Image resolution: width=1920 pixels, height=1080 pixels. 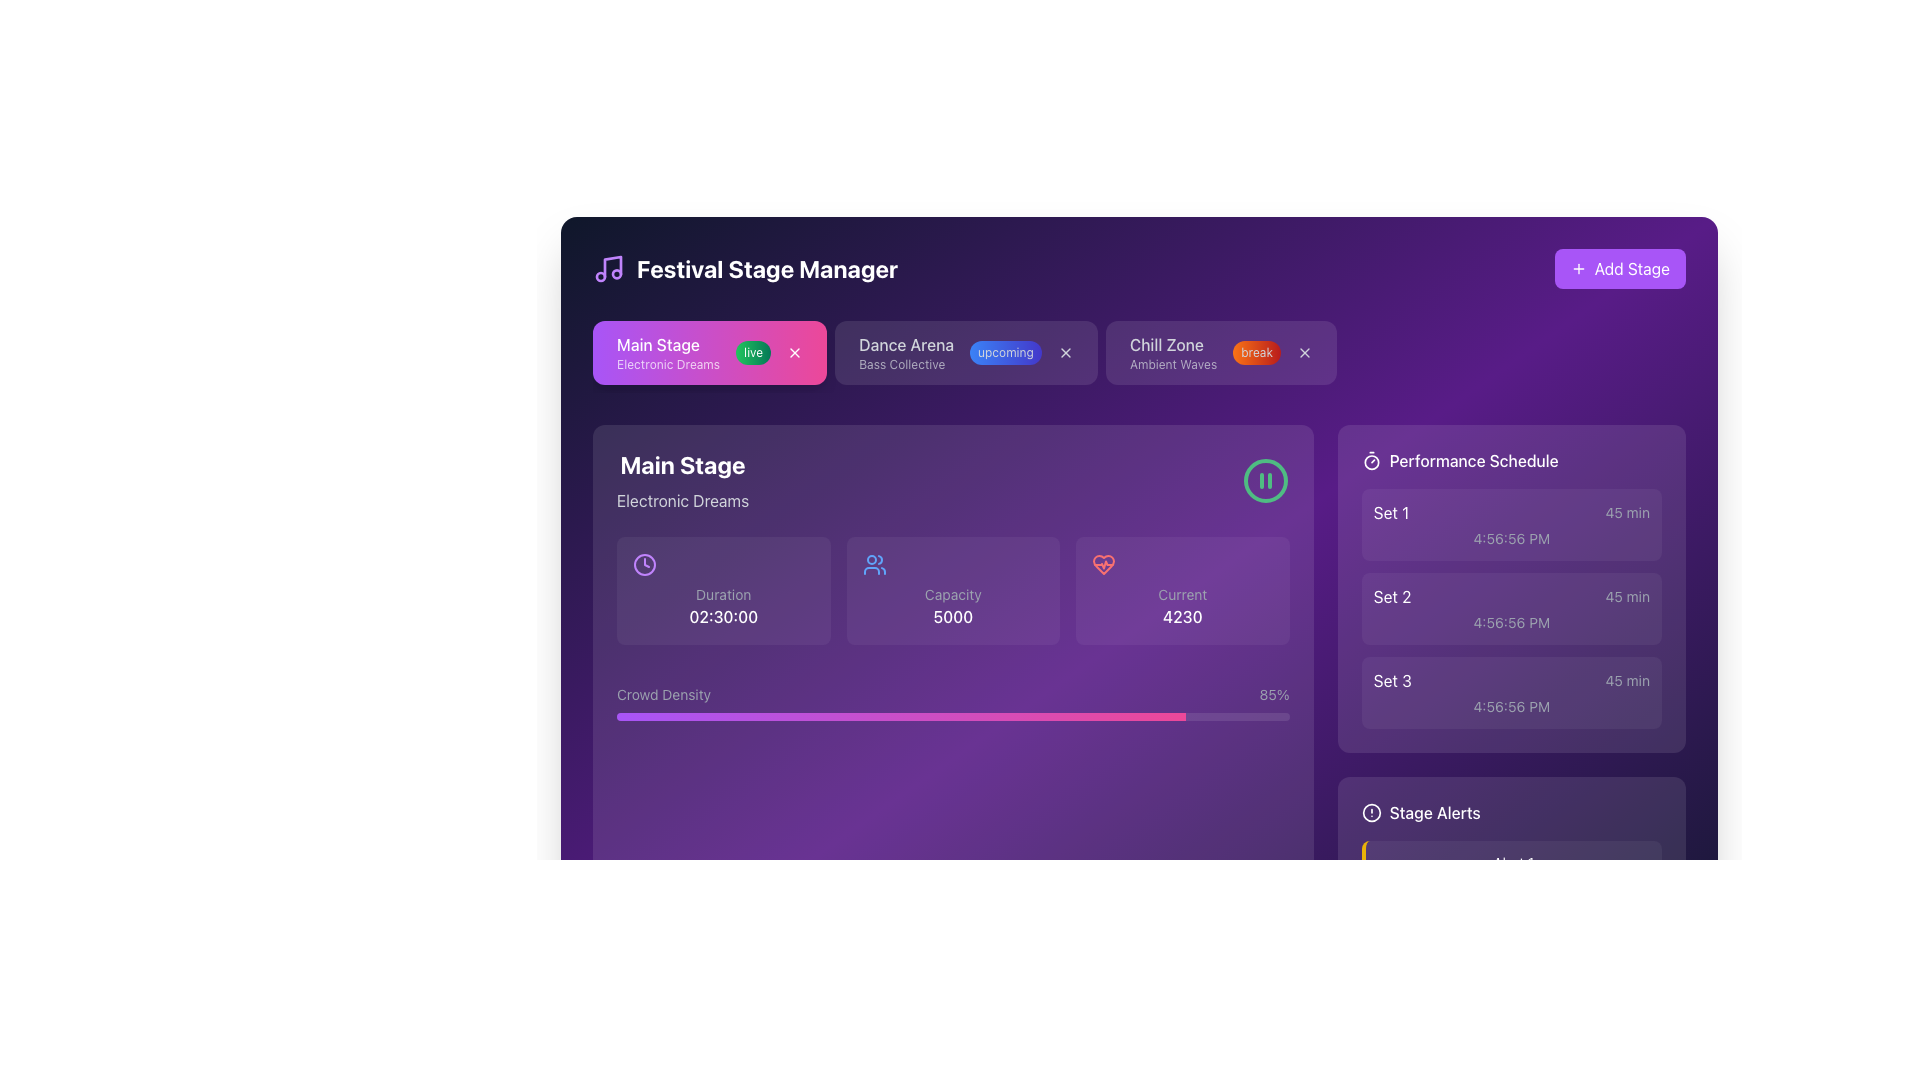 I want to click on the middle list item in the 'Performance Schedule' card, so click(x=1511, y=608).